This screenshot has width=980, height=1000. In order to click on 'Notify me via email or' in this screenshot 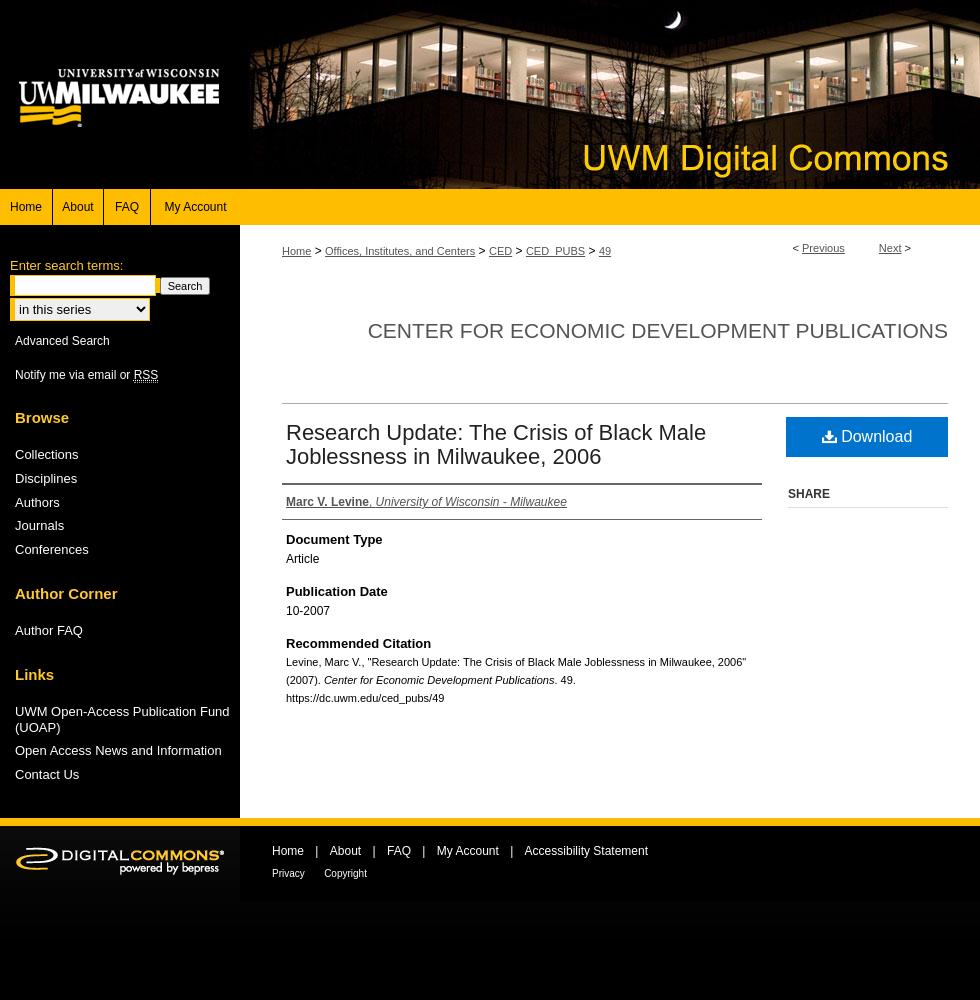, I will do `click(14, 373)`.